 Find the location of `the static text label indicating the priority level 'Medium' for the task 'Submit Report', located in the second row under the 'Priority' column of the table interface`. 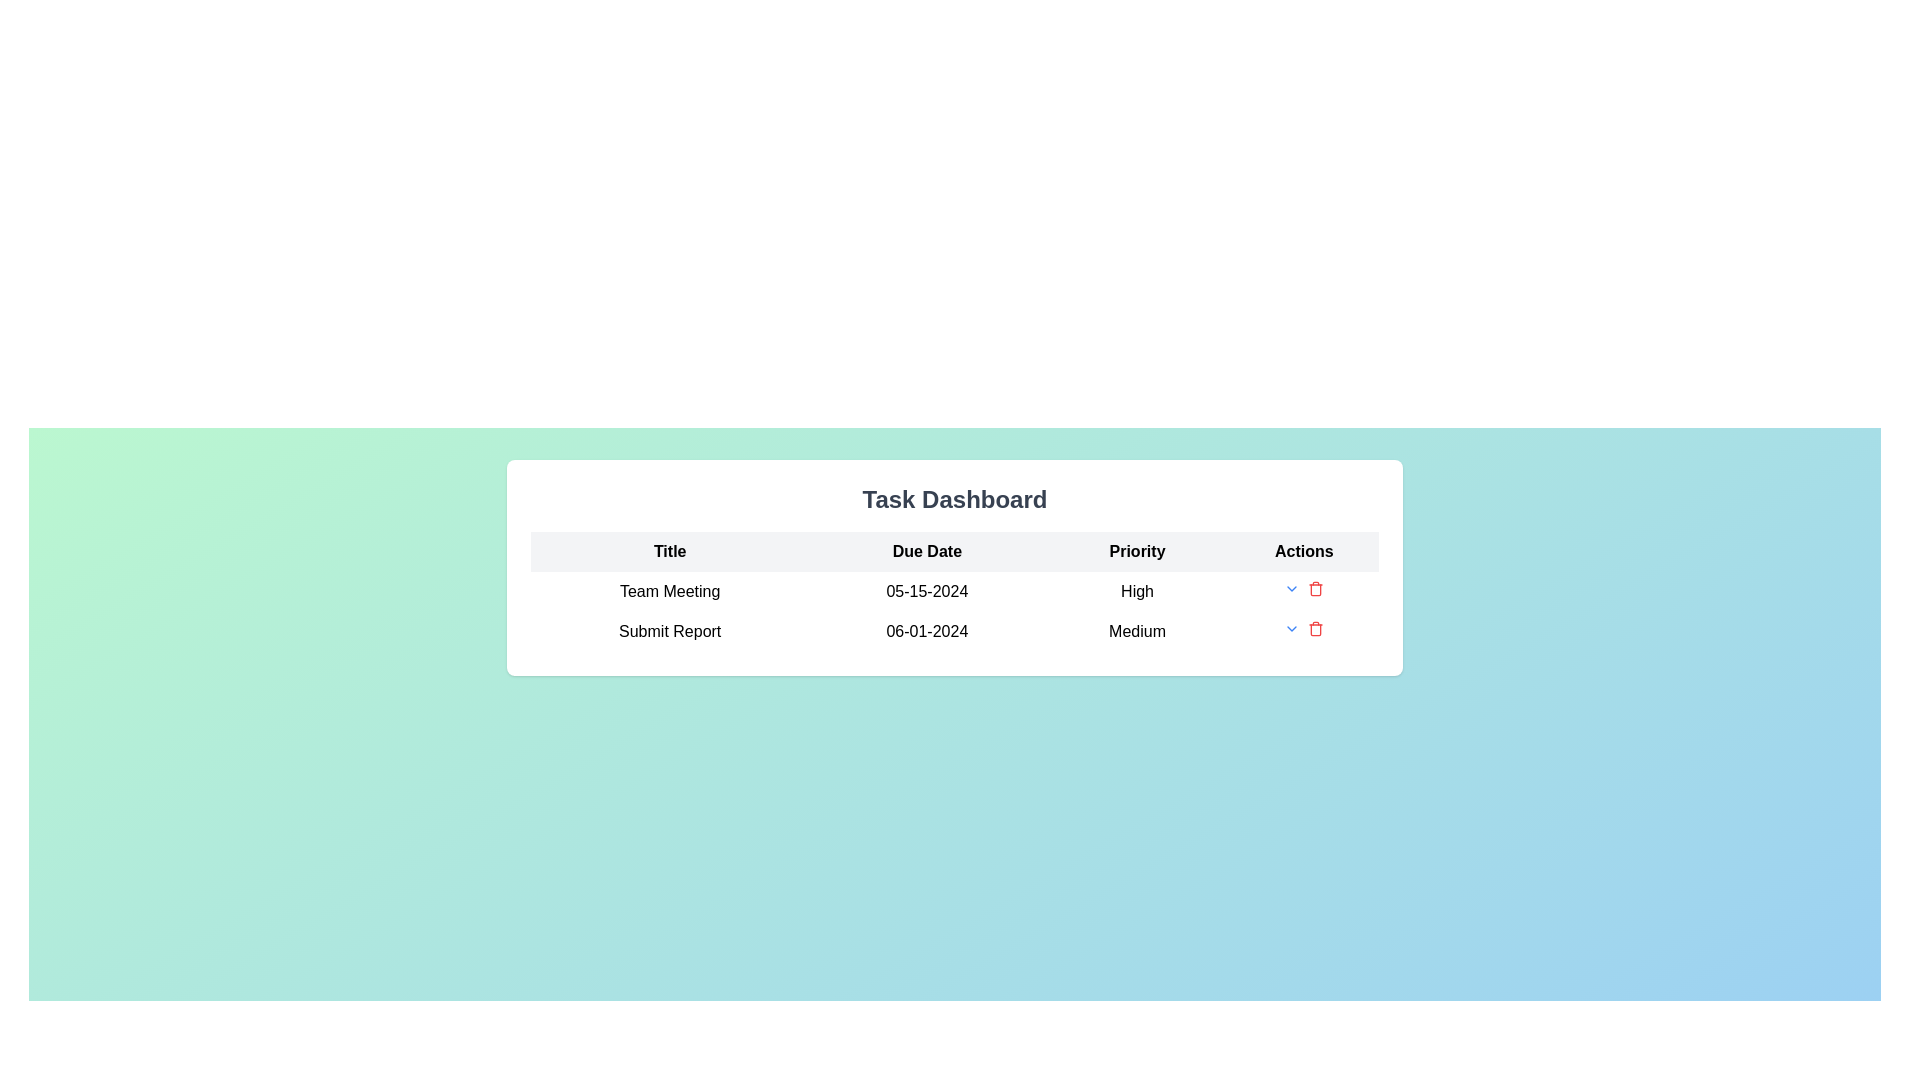

the static text label indicating the priority level 'Medium' for the task 'Submit Report', located in the second row under the 'Priority' column of the table interface is located at coordinates (1137, 632).